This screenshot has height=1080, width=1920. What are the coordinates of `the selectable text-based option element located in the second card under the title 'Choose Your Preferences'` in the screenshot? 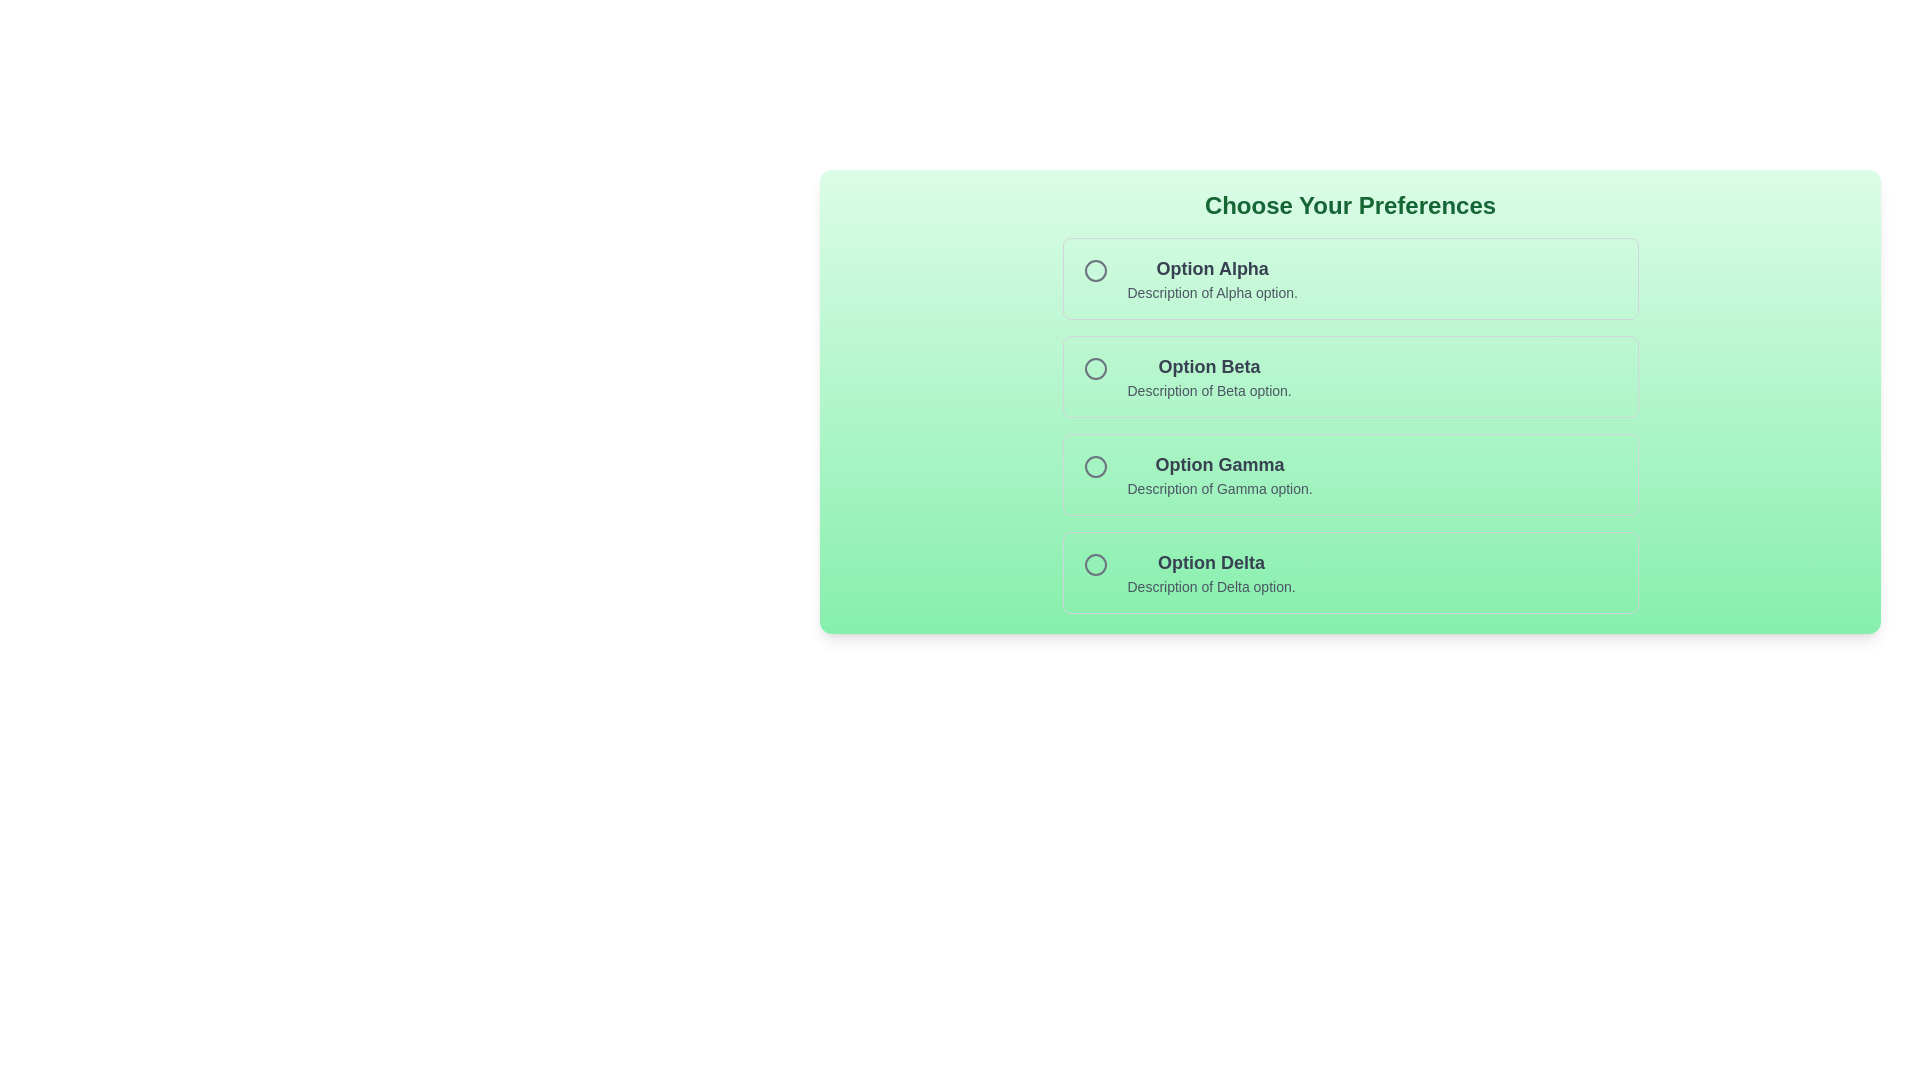 It's located at (1208, 377).